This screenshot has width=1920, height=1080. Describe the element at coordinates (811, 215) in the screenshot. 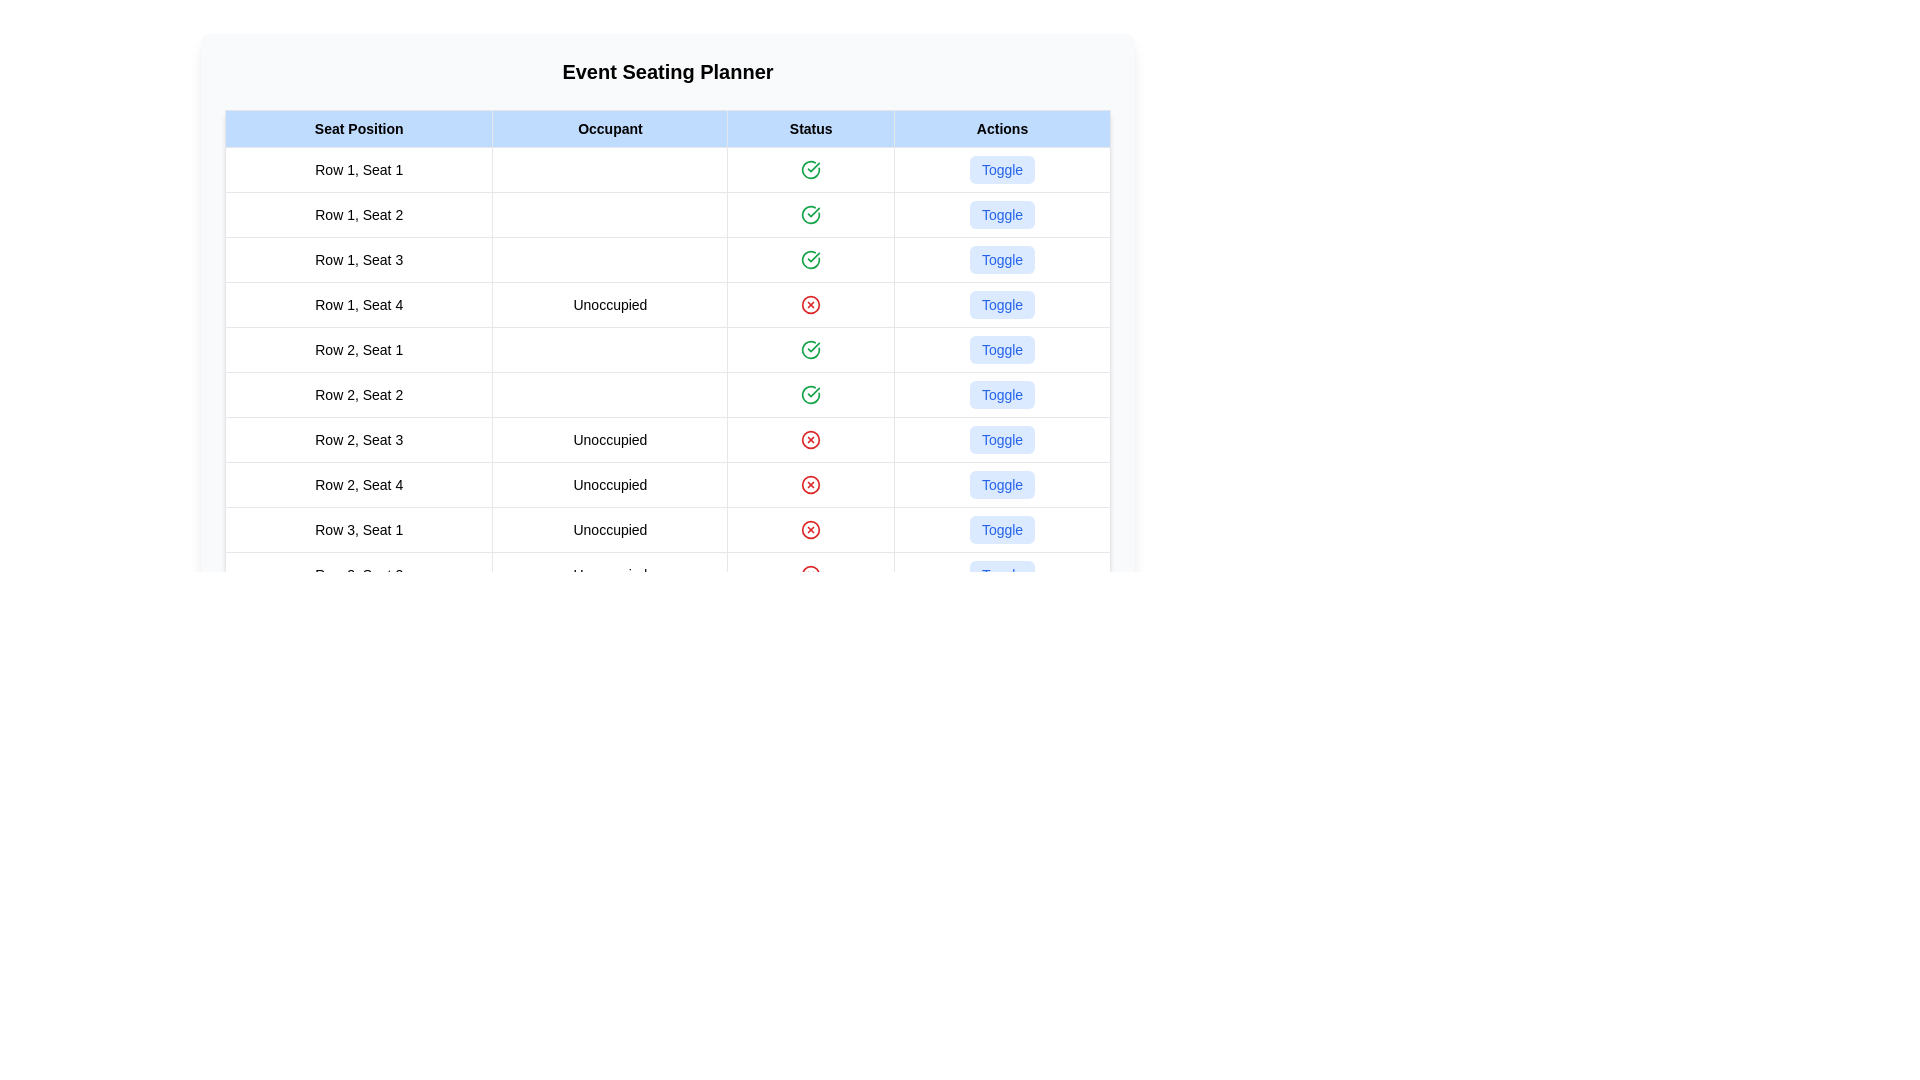

I see `the status indicator icon in the 'Status' column of the second row, which signifies a confirmed or positive status` at that location.